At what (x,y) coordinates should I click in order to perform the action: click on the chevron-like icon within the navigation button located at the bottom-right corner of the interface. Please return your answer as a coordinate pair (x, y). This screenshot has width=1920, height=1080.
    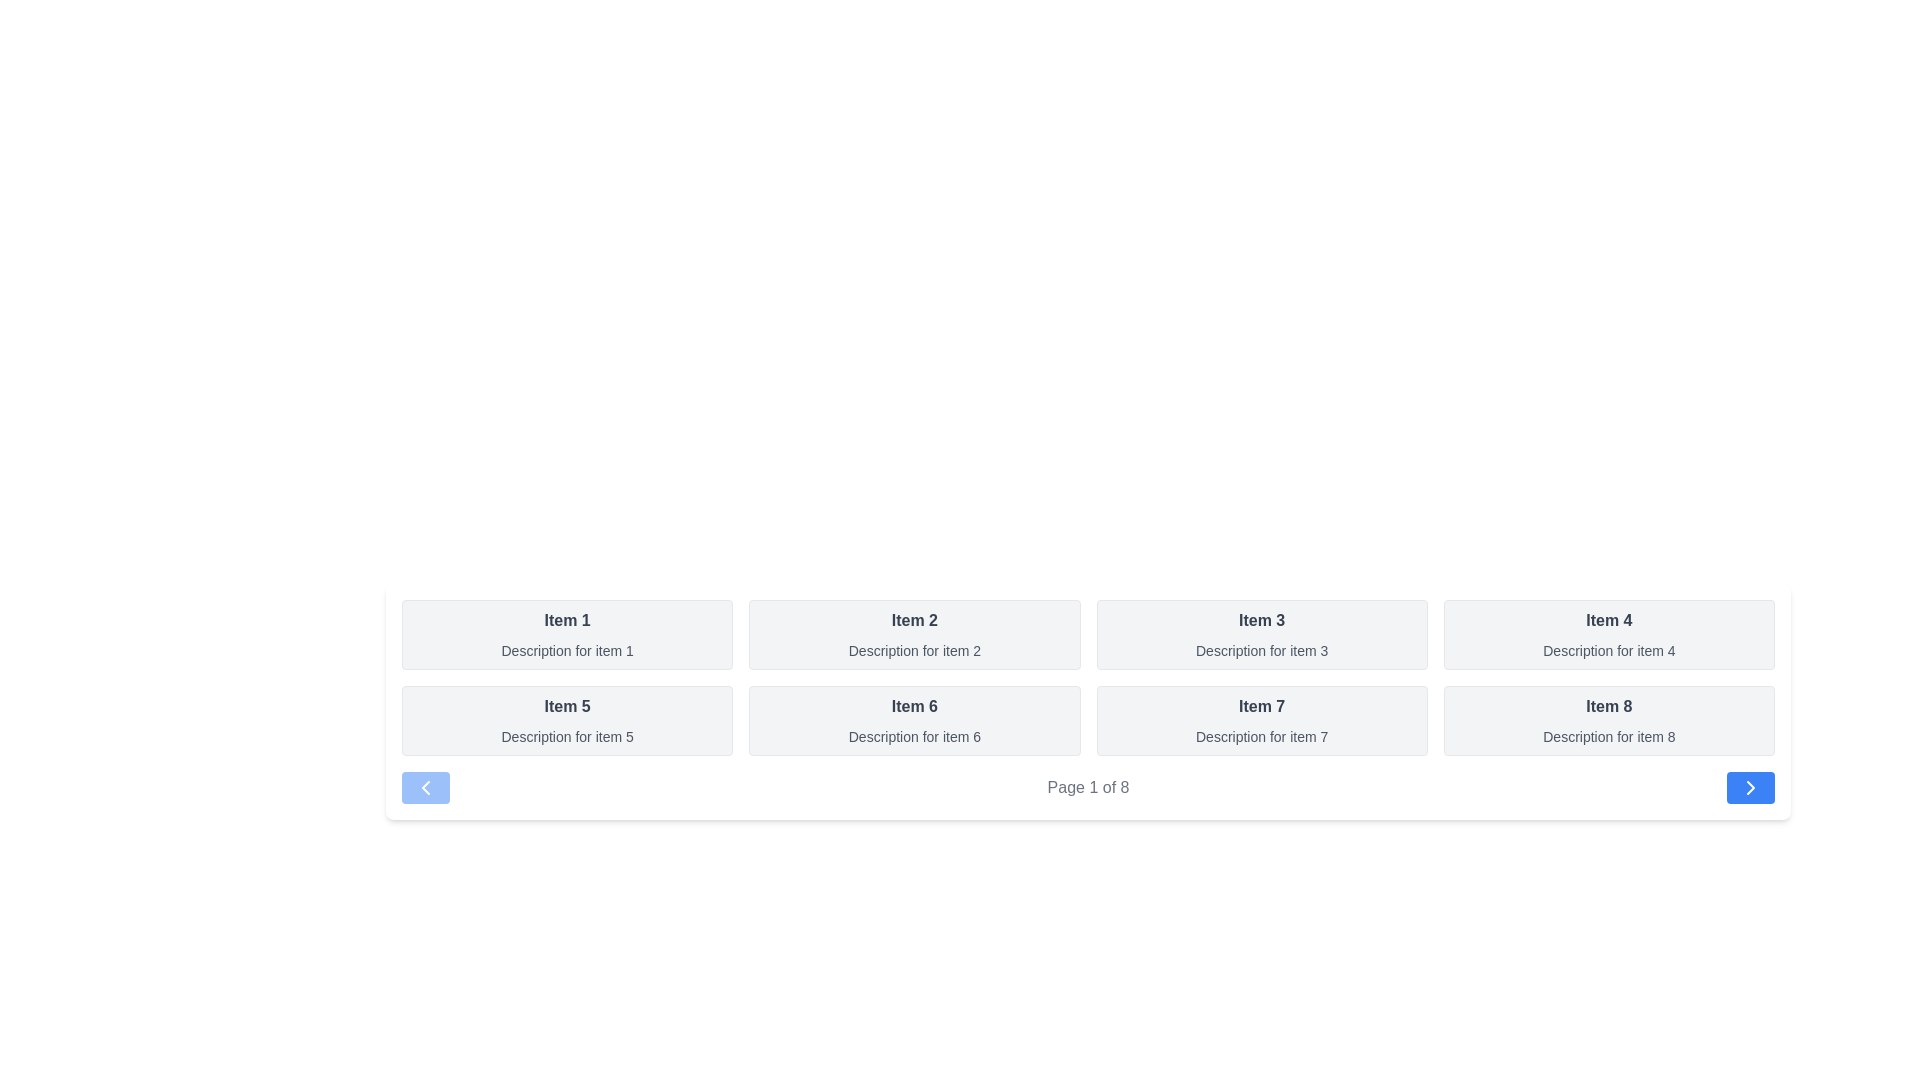
    Looking at the image, I should click on (1750, 786).